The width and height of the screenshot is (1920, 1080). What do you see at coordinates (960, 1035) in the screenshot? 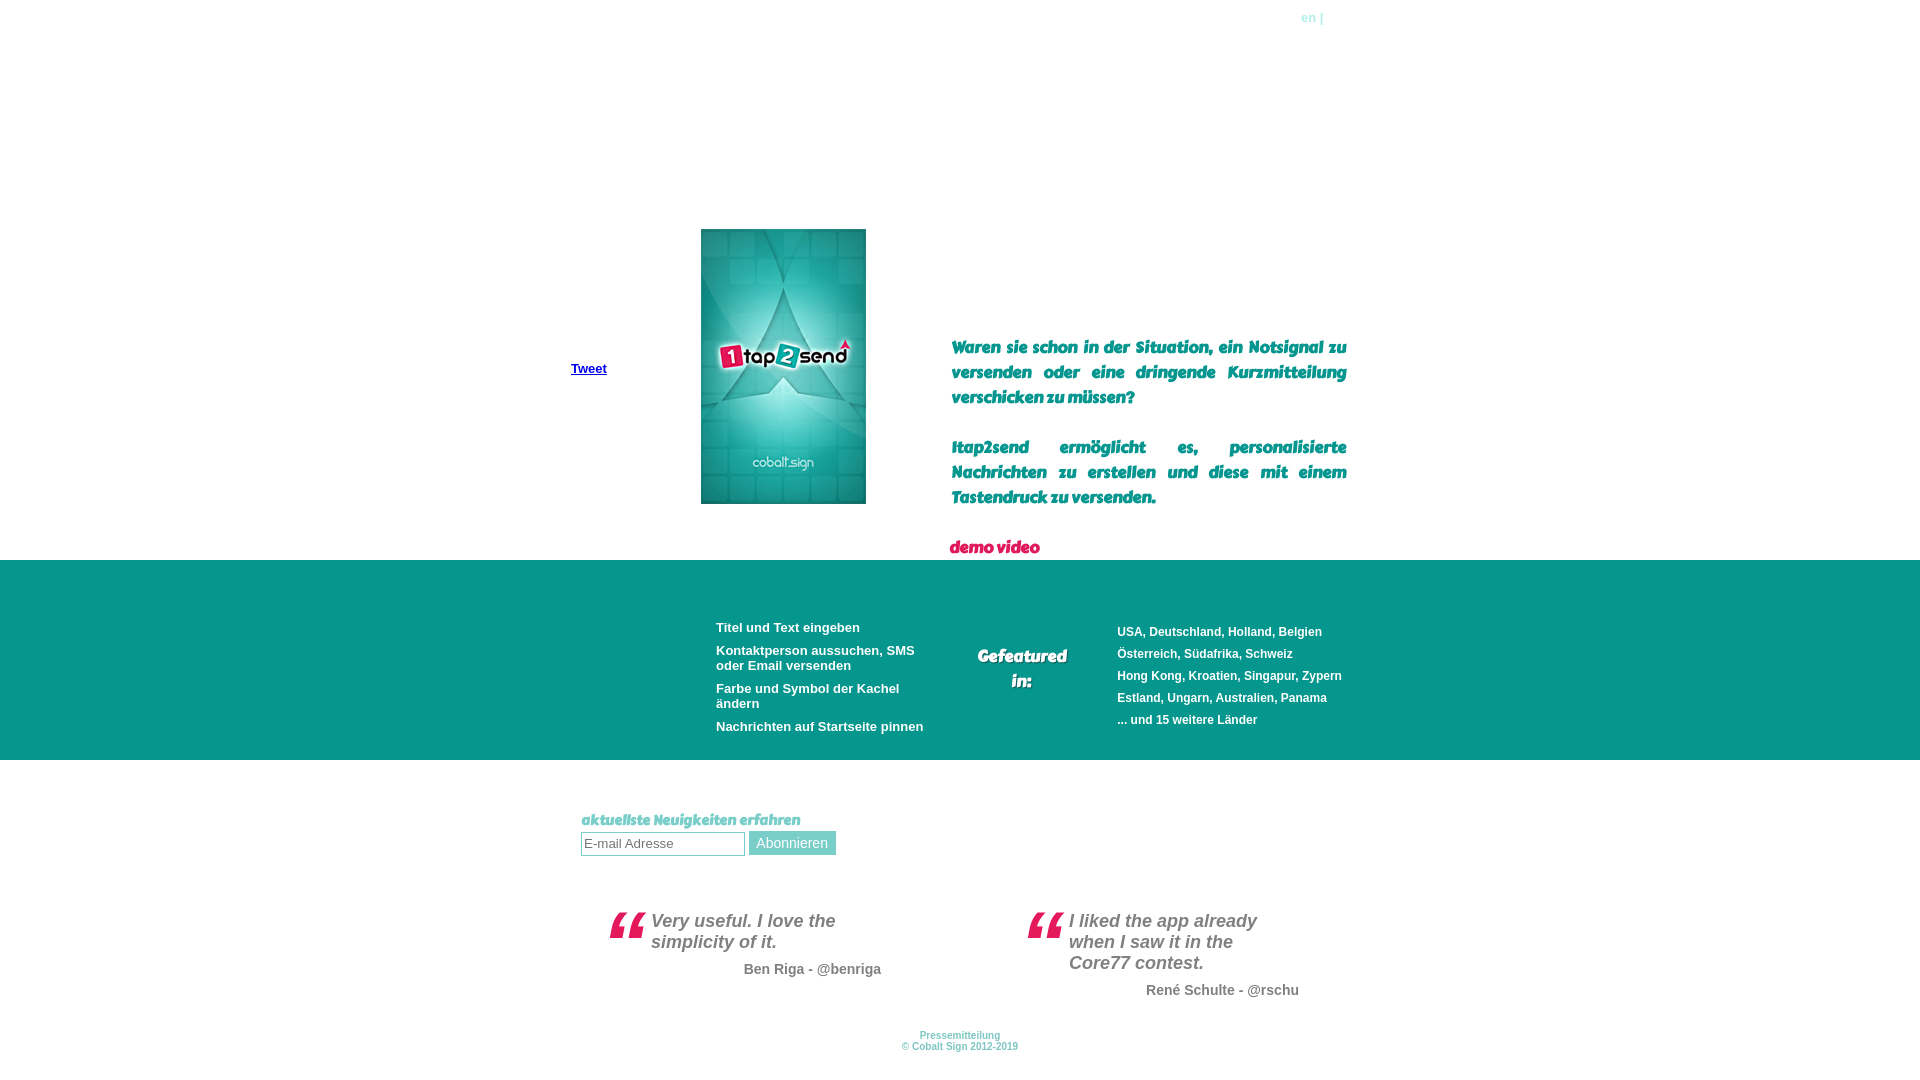
I see `'Pressemitteilung'` at bounding box center [960, 1035].